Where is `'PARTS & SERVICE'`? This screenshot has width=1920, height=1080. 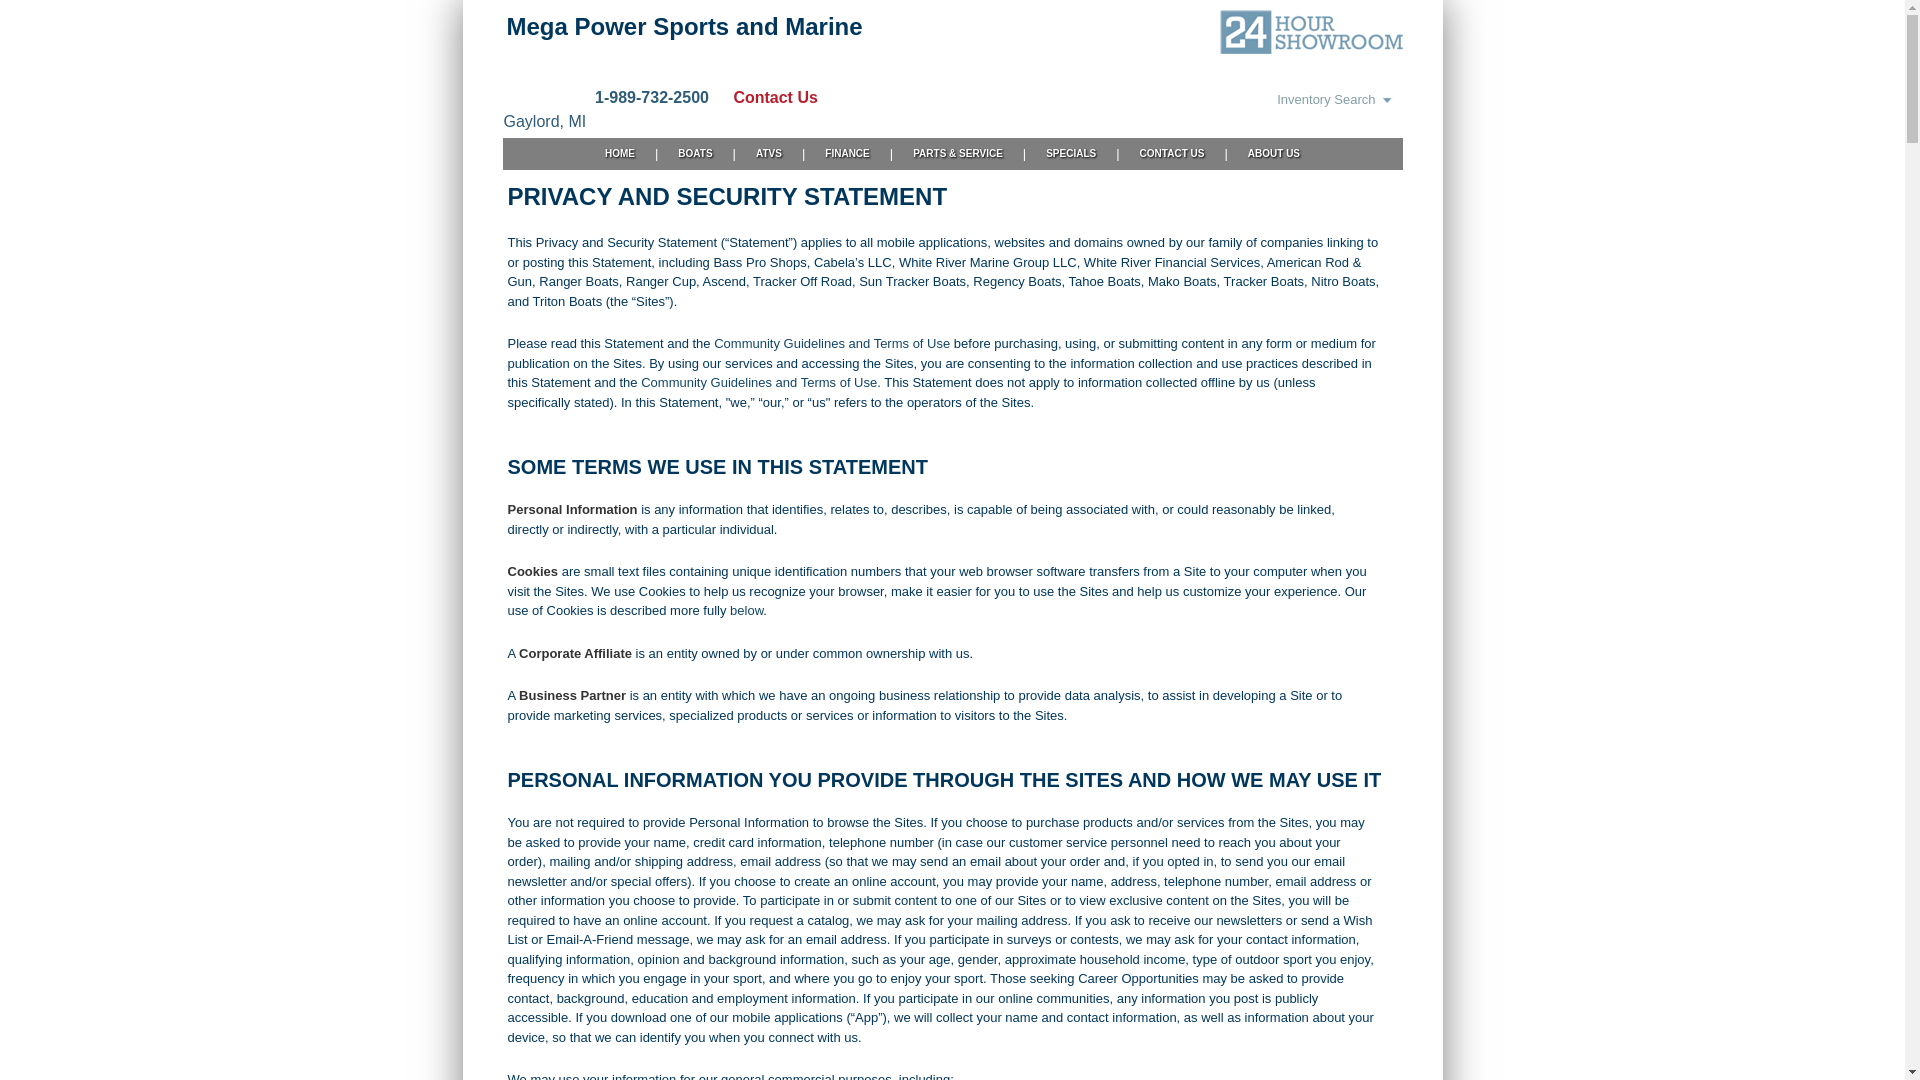
'PARTS & SERVICE' is located at coordinates (957, 153).